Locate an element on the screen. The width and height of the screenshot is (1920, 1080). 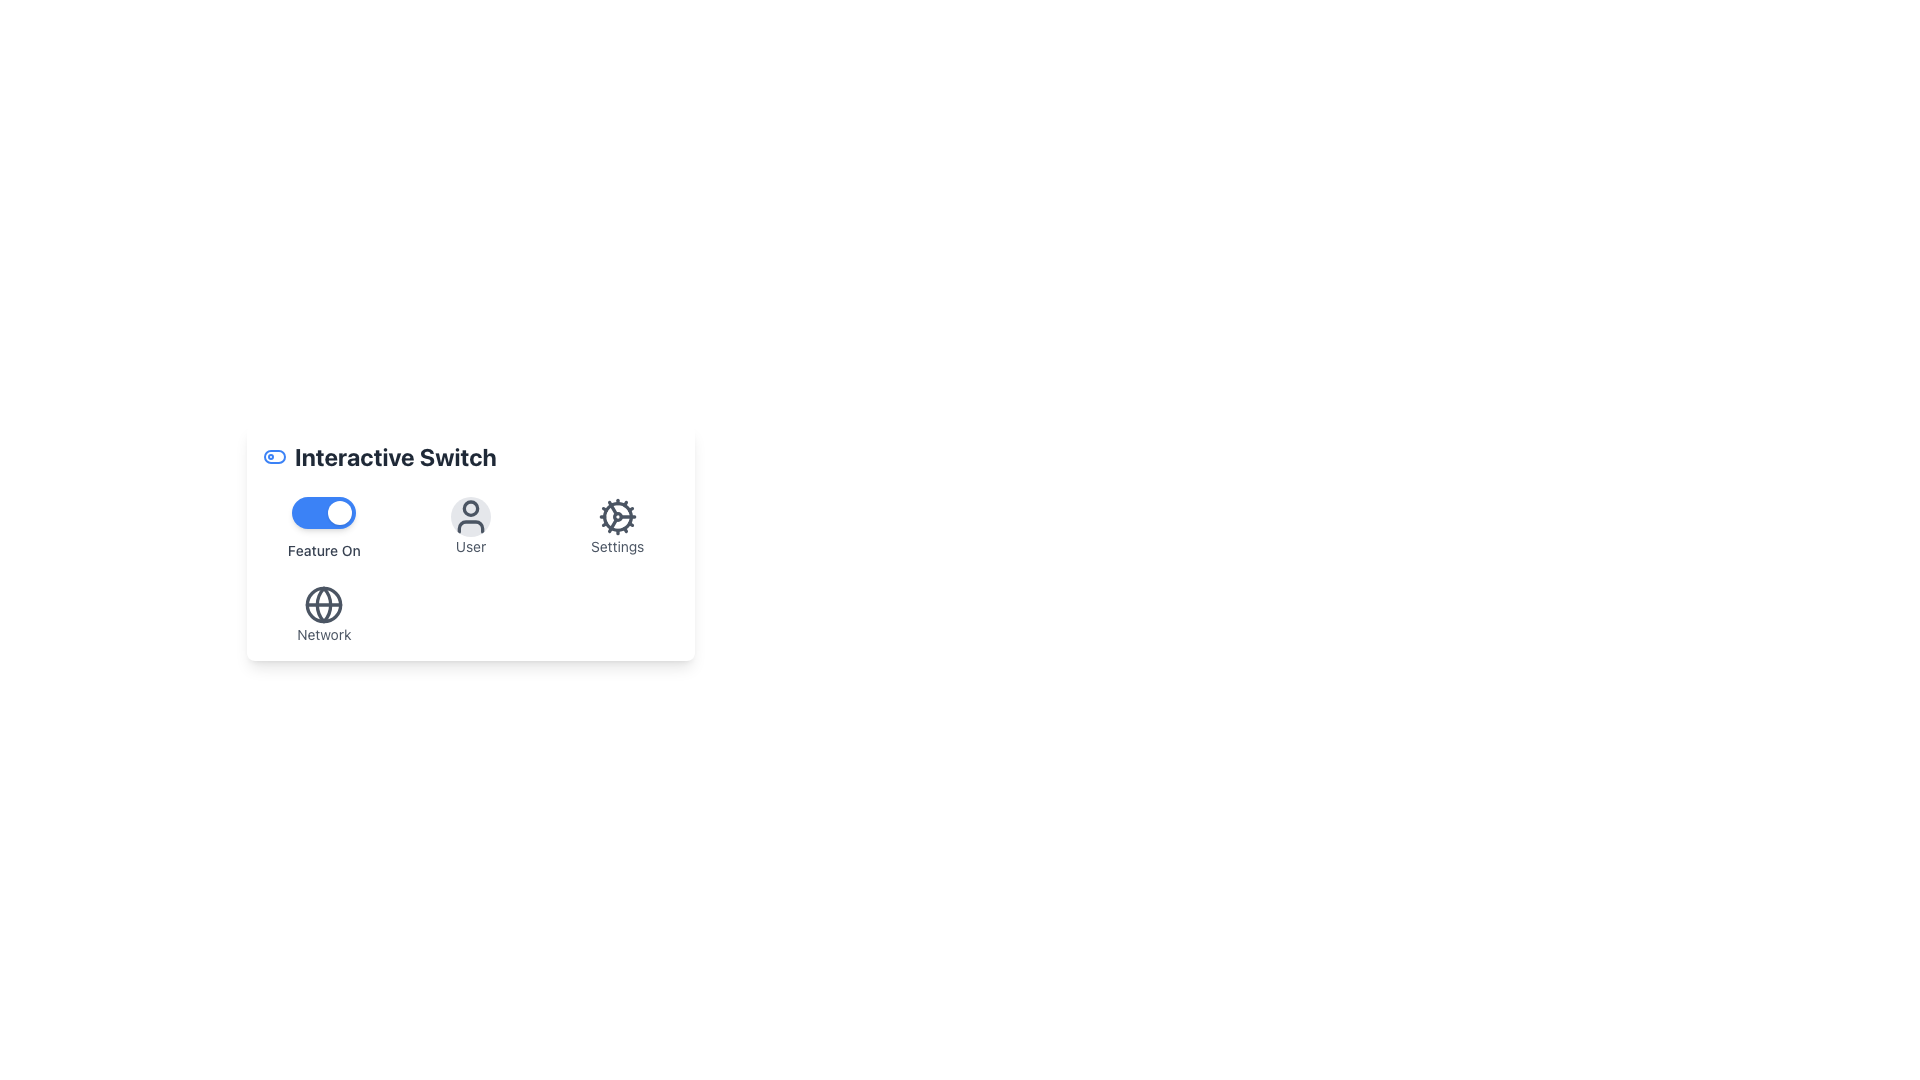
the toggle switch labeled 'Feature On' to switch its state is located at coordinates (324, 527).